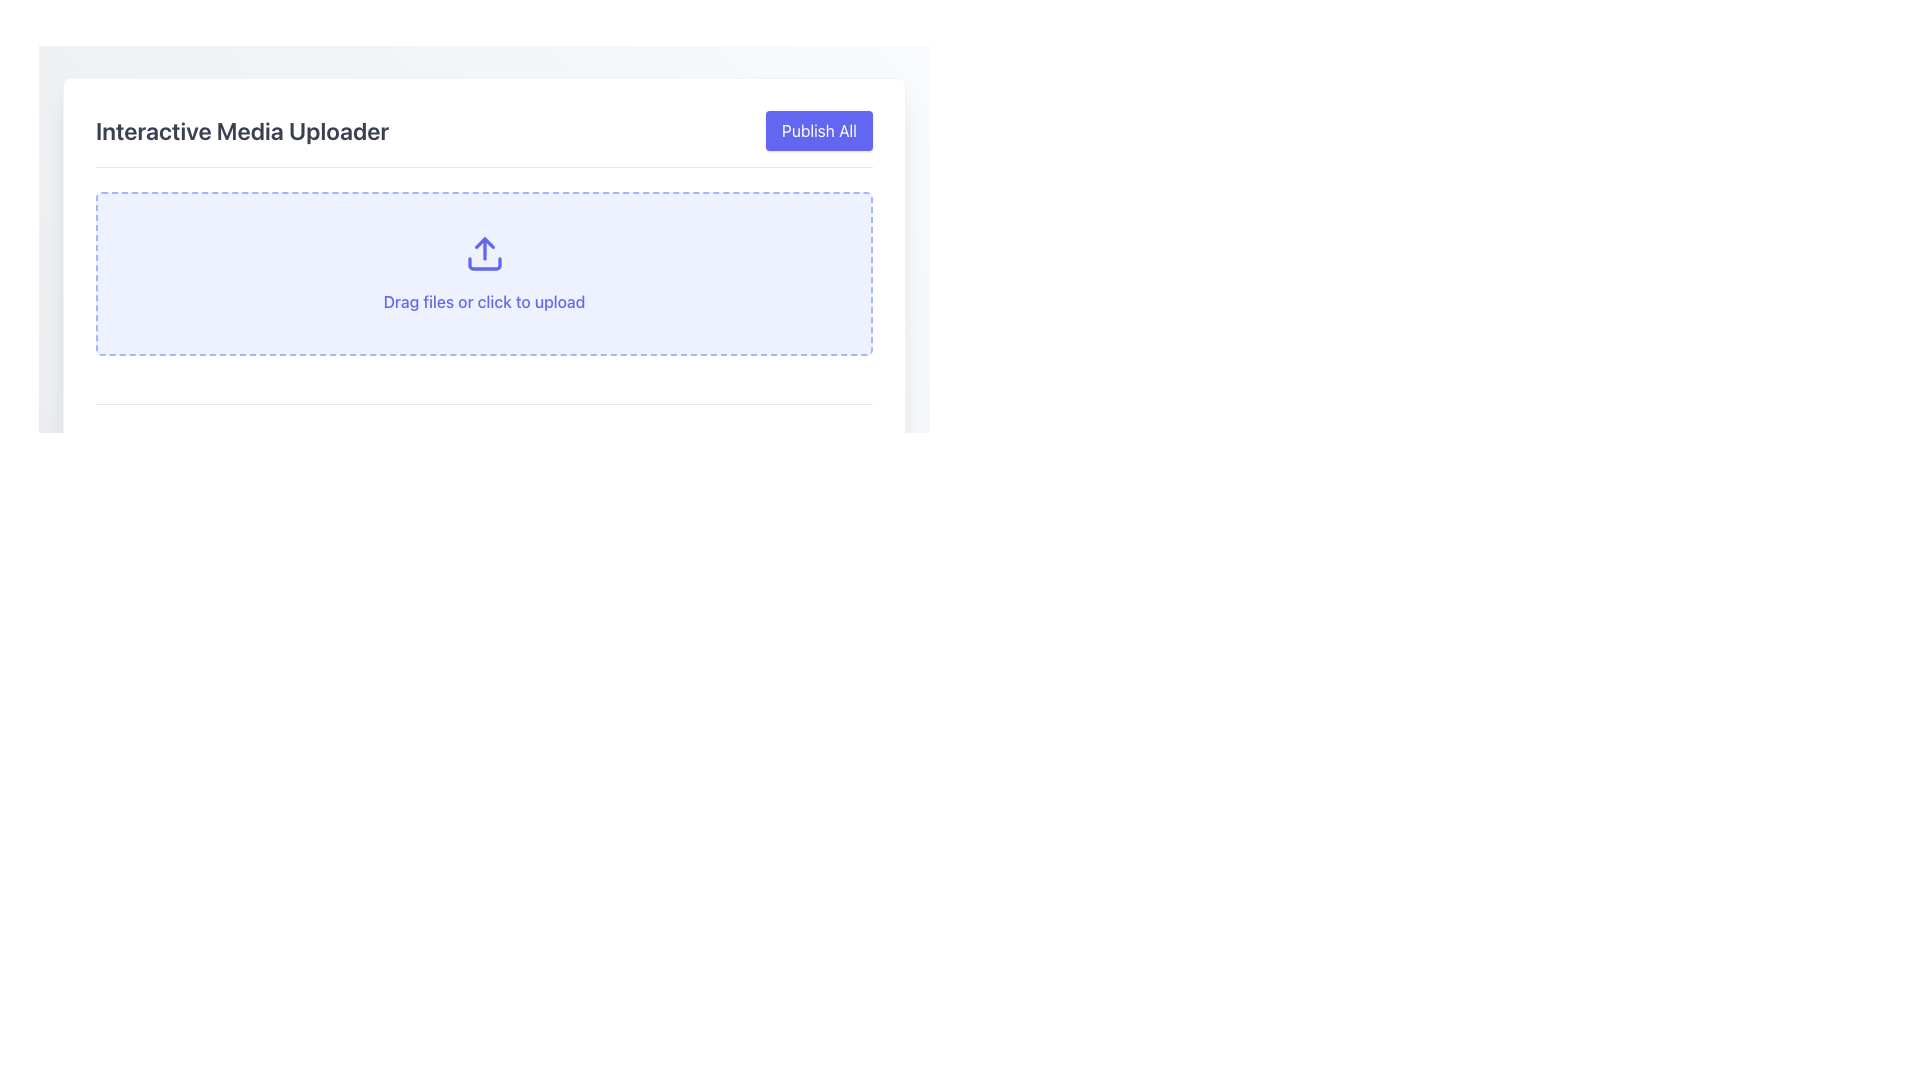 This screenshot has width=1920, height=1080. I want to click on the upload feature icon, which is centrally located above the text 'Drag files or click to upload', to initiate the file upload process, so click(484, 253).